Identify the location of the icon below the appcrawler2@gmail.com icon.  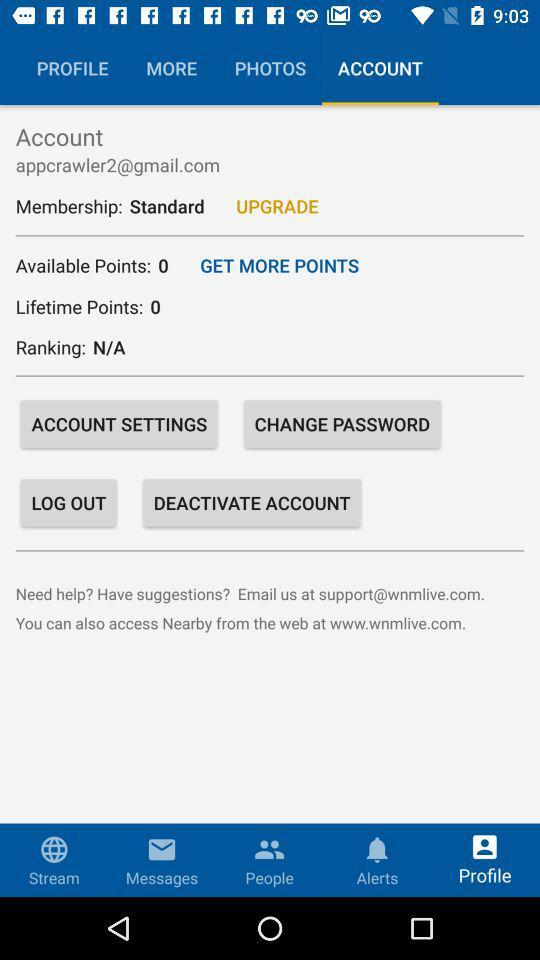
(276, 206).